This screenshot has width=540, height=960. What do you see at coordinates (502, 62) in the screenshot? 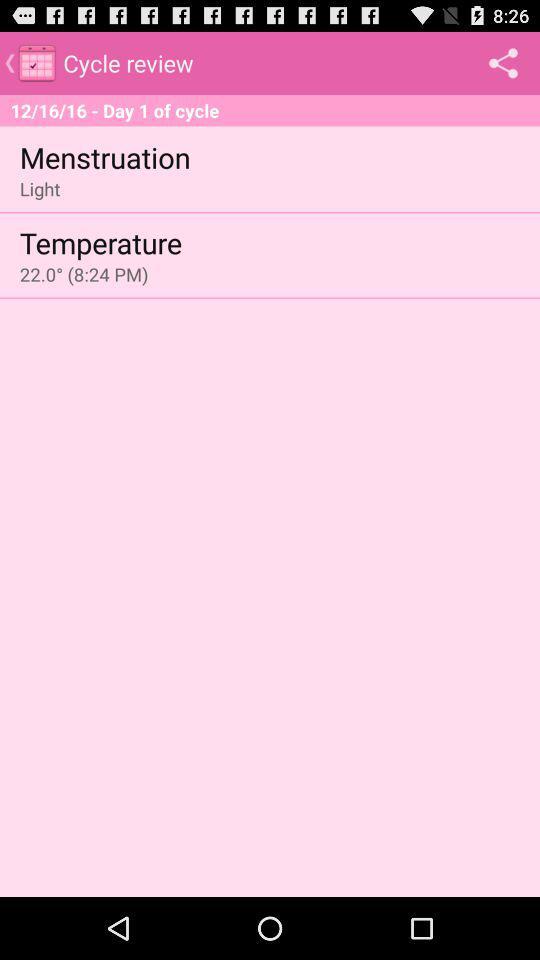
I see `the app to the right of the cycle review` at bounding box center [502, 62].